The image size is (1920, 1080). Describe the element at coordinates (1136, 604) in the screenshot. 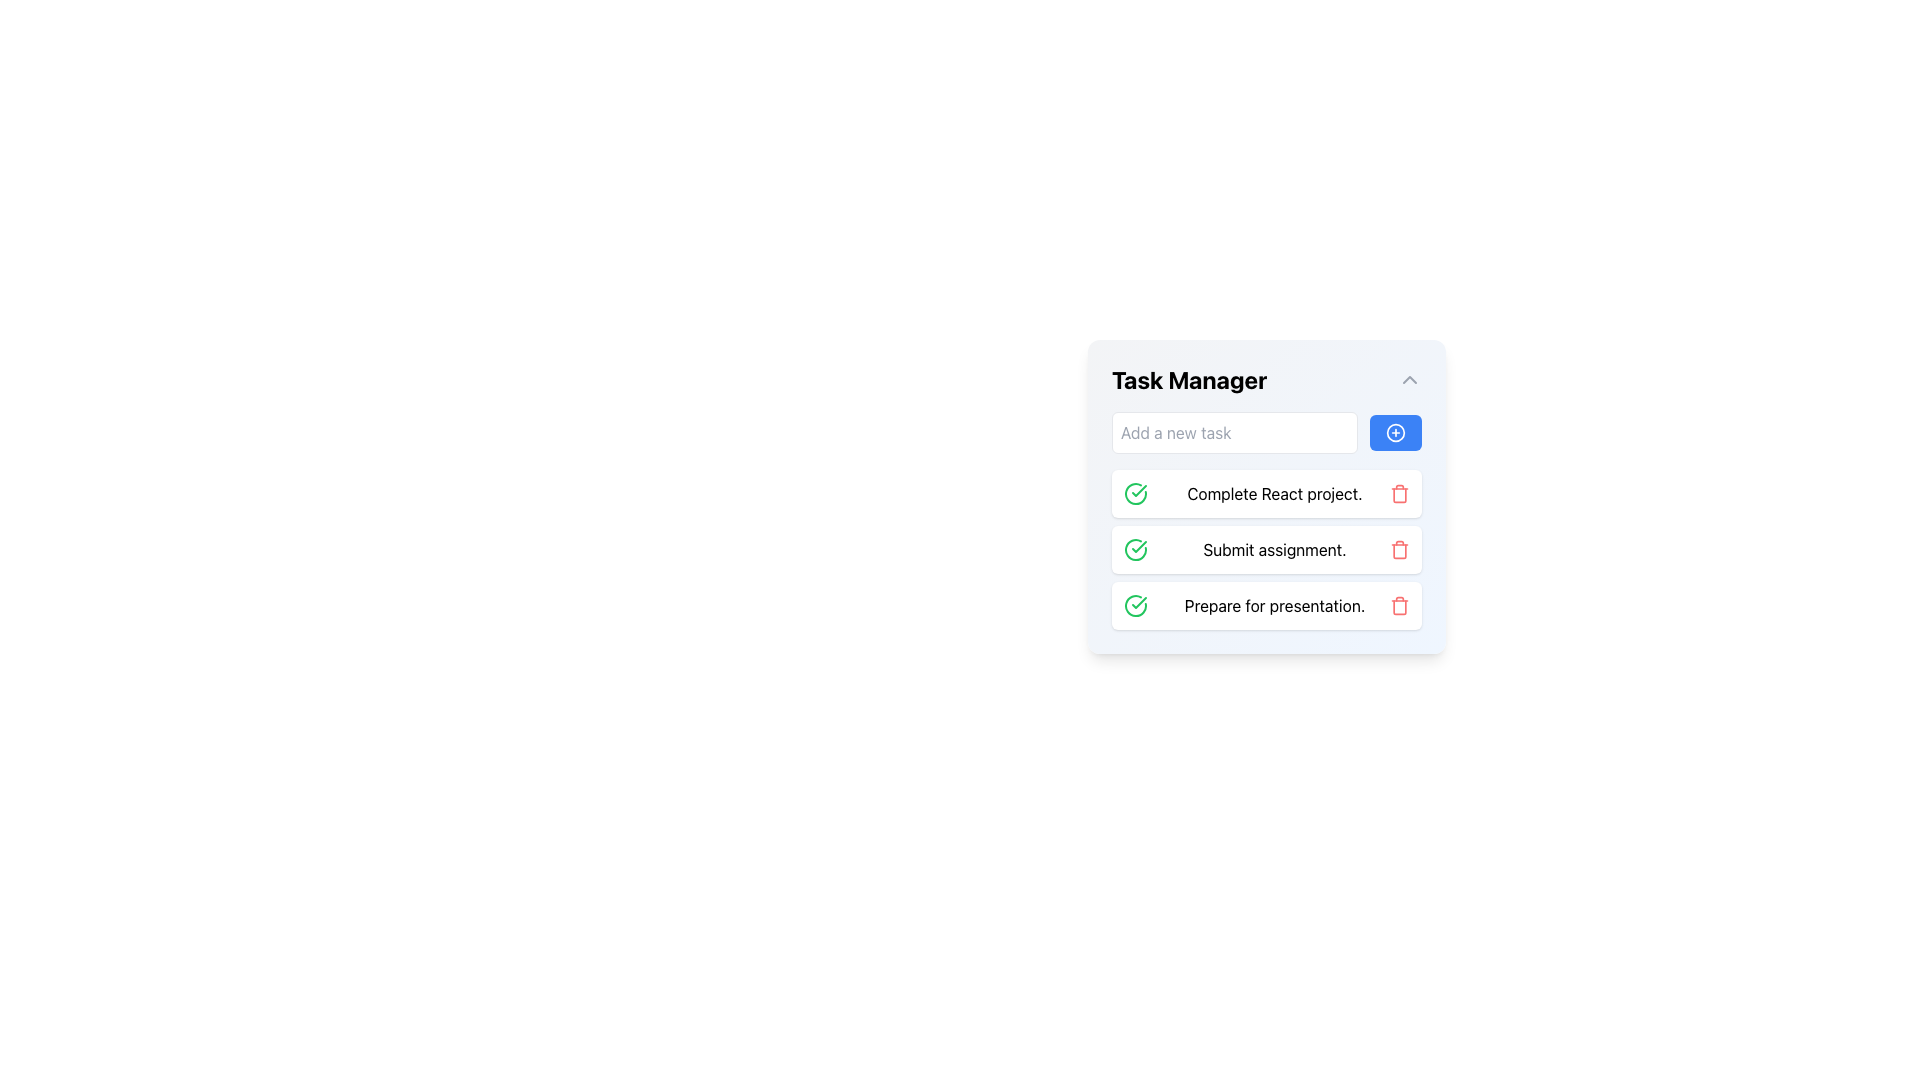

I see `the circular graphical representation within the SVG icon that indicates completion for the task 'Prepare for presentation.'` at that location.